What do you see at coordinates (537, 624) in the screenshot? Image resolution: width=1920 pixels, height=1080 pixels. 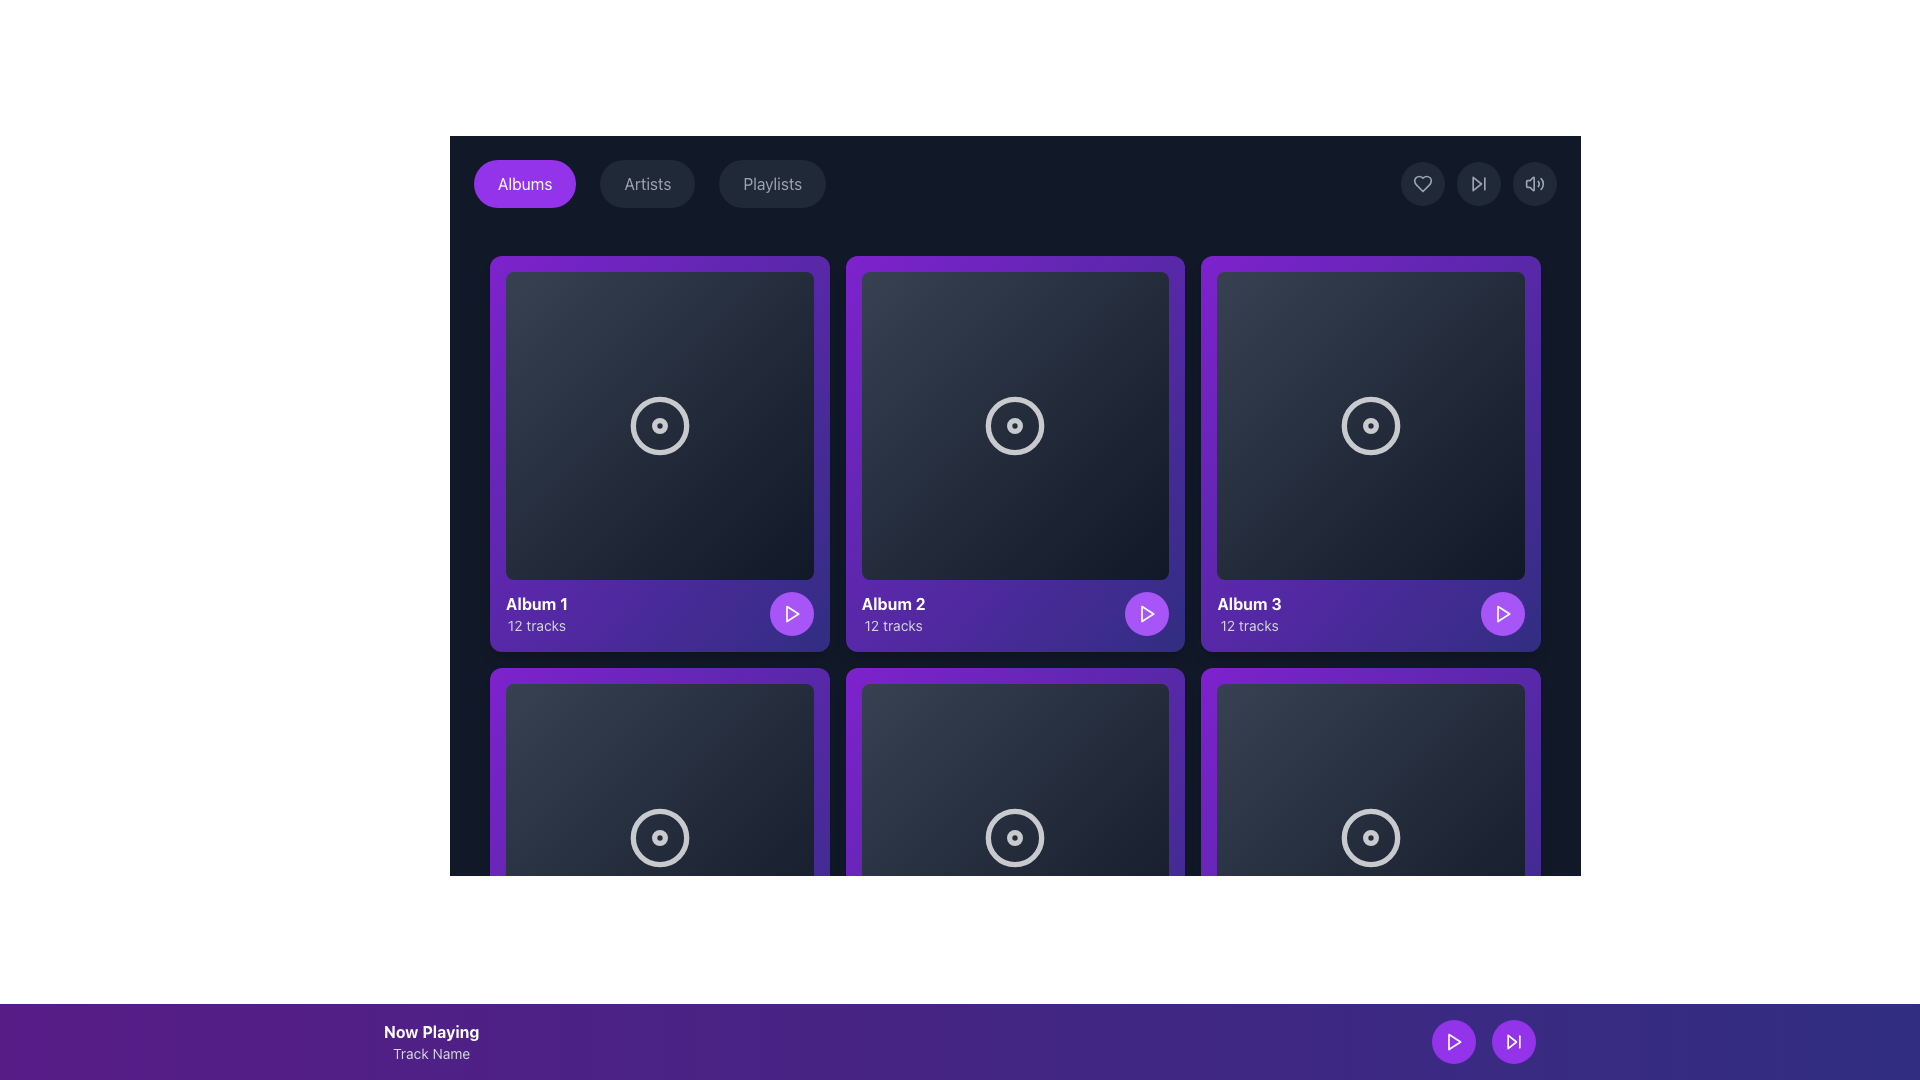 I see `the static text label that indicates the number of tracks associated with 'Album 1', positioned below the album title in the first column of the grid layout` at bounding box center [537, 624].